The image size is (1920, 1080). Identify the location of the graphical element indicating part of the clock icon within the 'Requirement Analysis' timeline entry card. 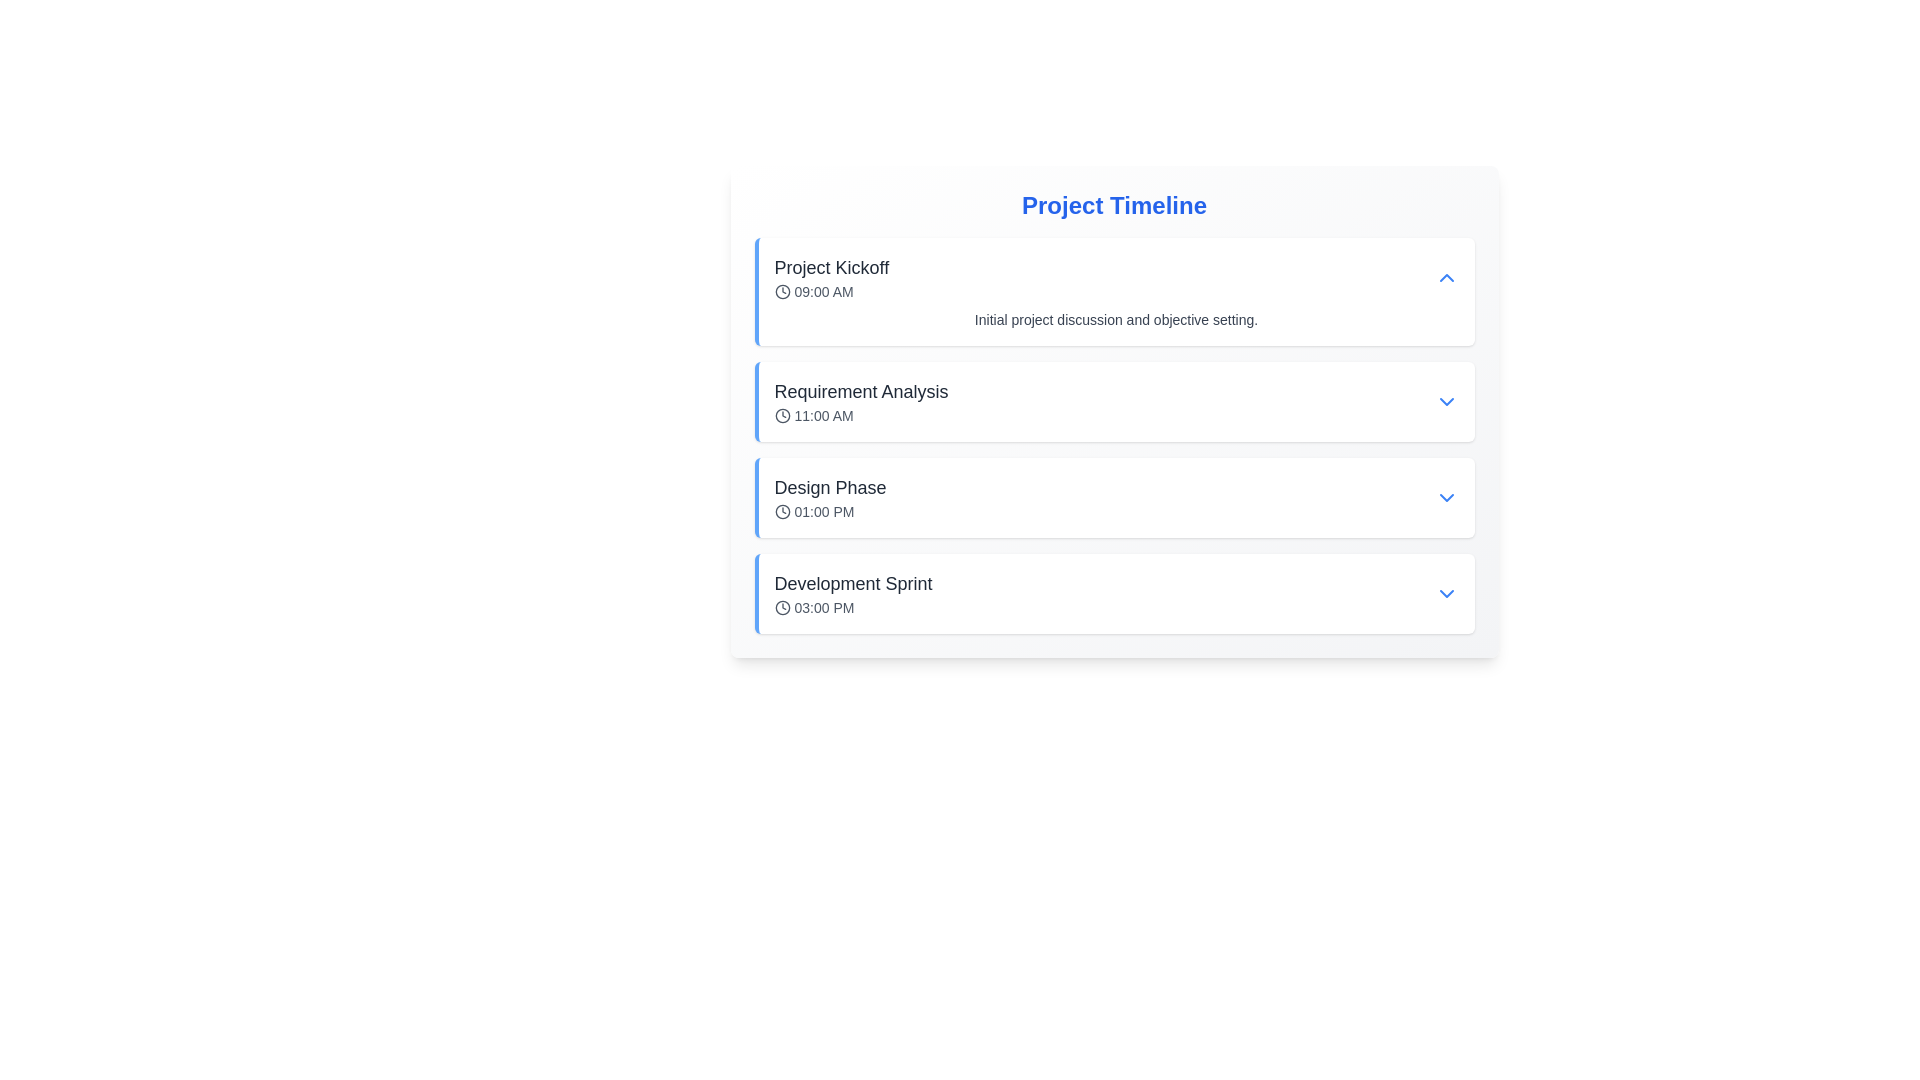
(781, 415).